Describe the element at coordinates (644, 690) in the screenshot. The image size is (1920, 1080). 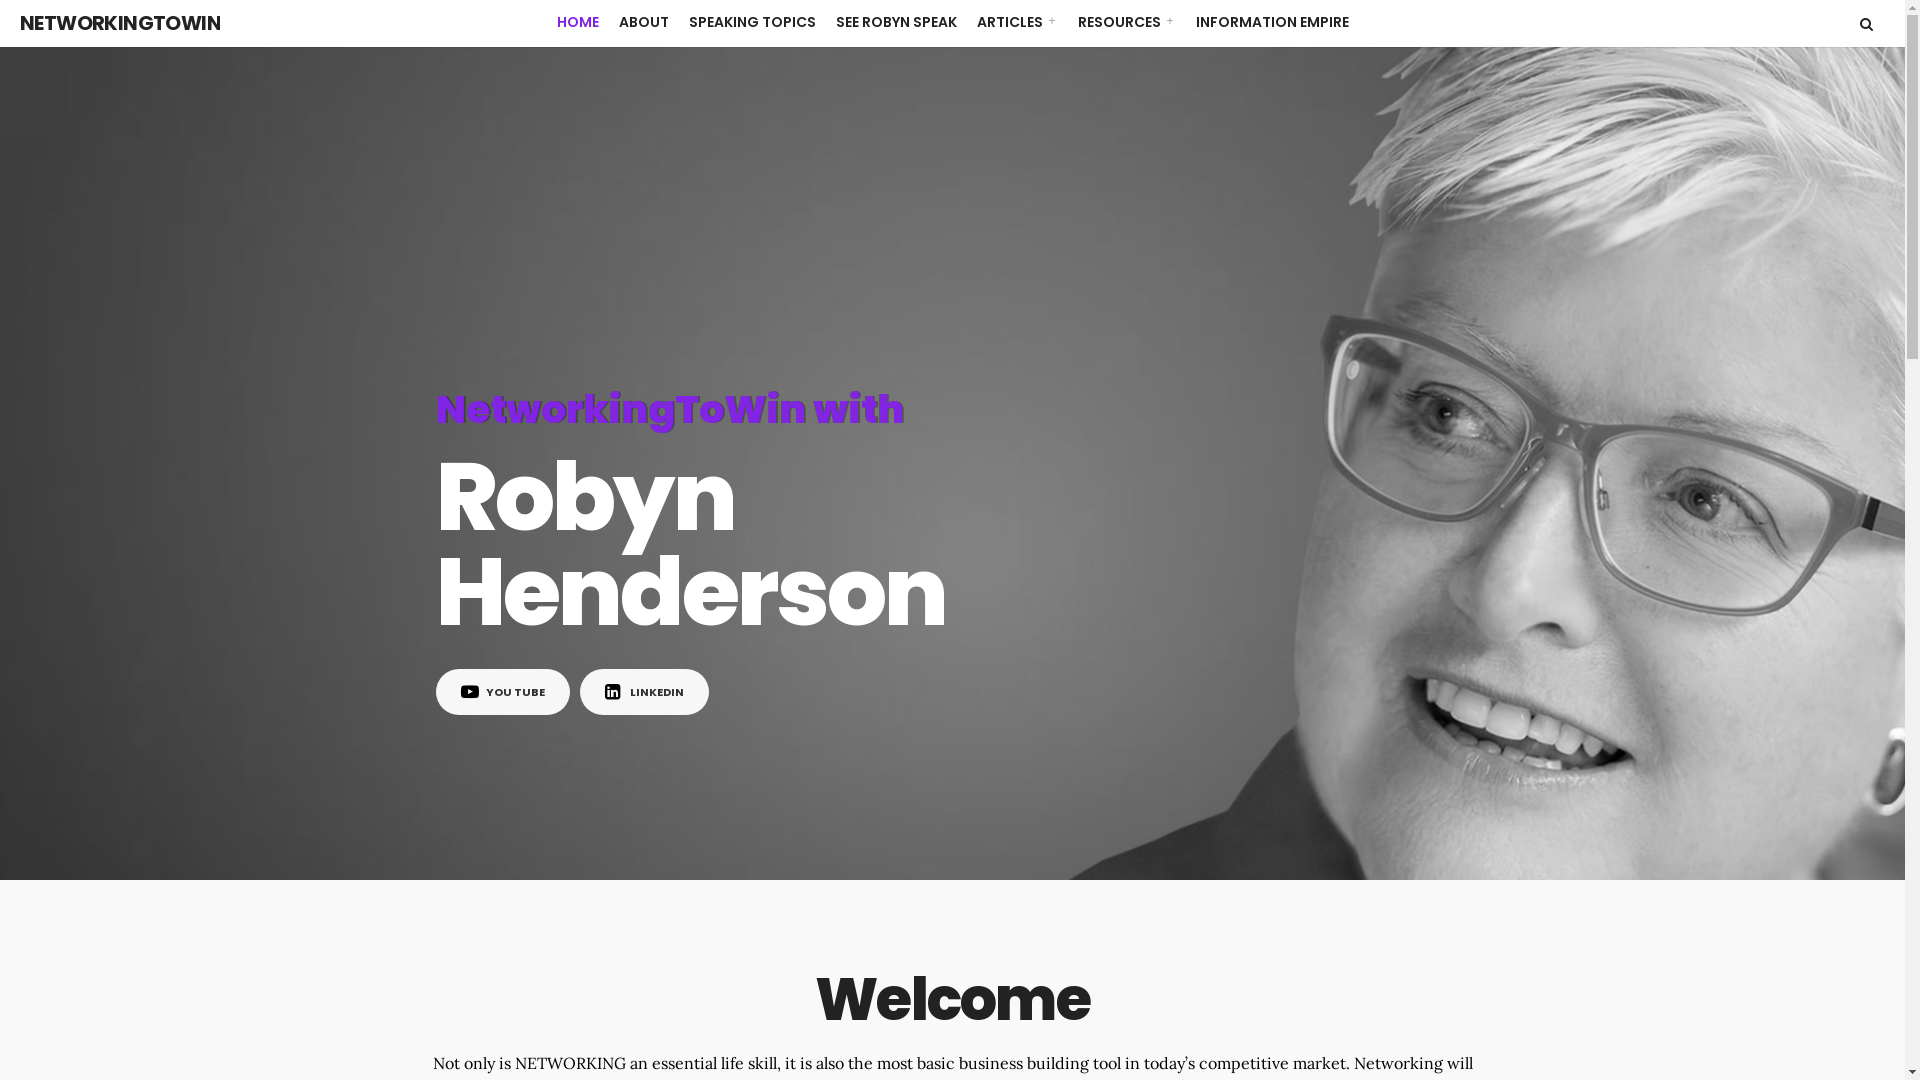
I see `'LINKEDIN'` at that location.